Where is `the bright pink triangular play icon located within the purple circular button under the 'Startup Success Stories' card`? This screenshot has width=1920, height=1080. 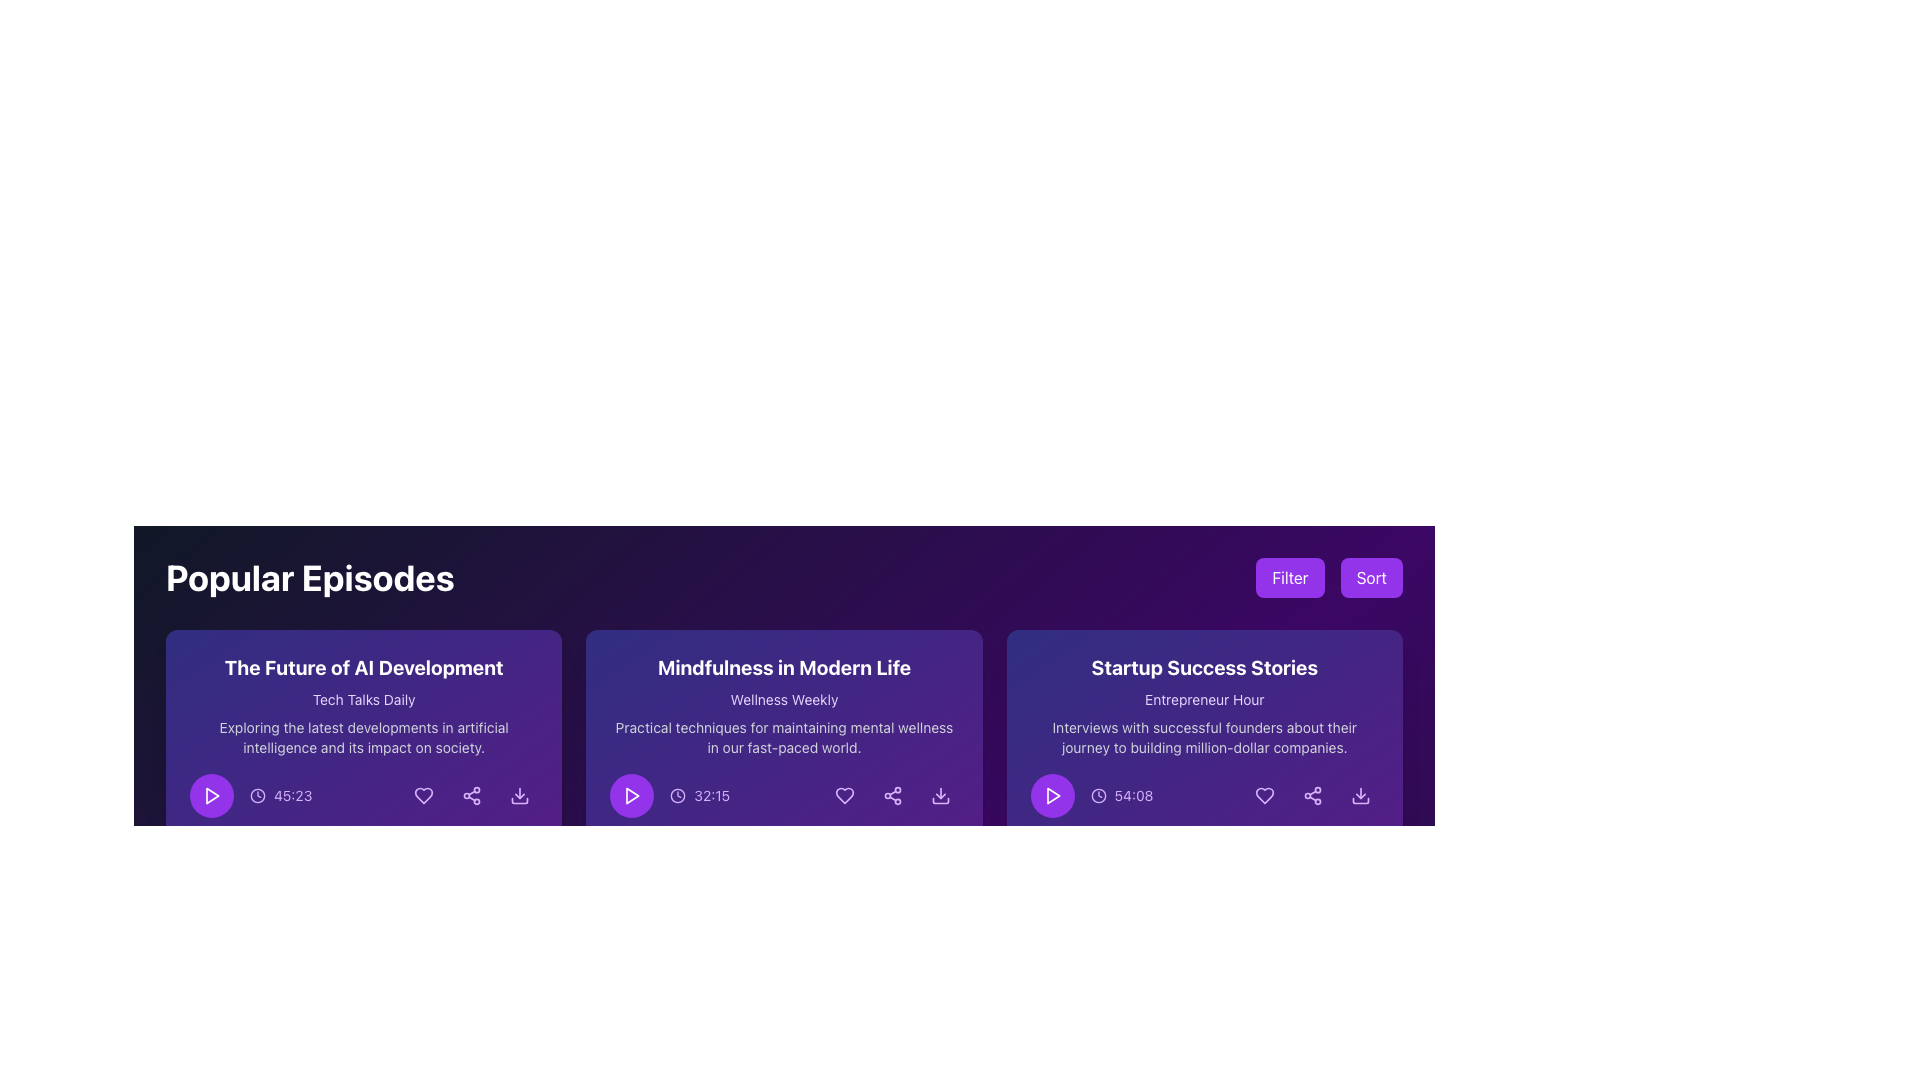 the bright pink triangular play icon located within the purple circular button under the 'Startup Success Stories' card is located at coordinates (1051, 794).